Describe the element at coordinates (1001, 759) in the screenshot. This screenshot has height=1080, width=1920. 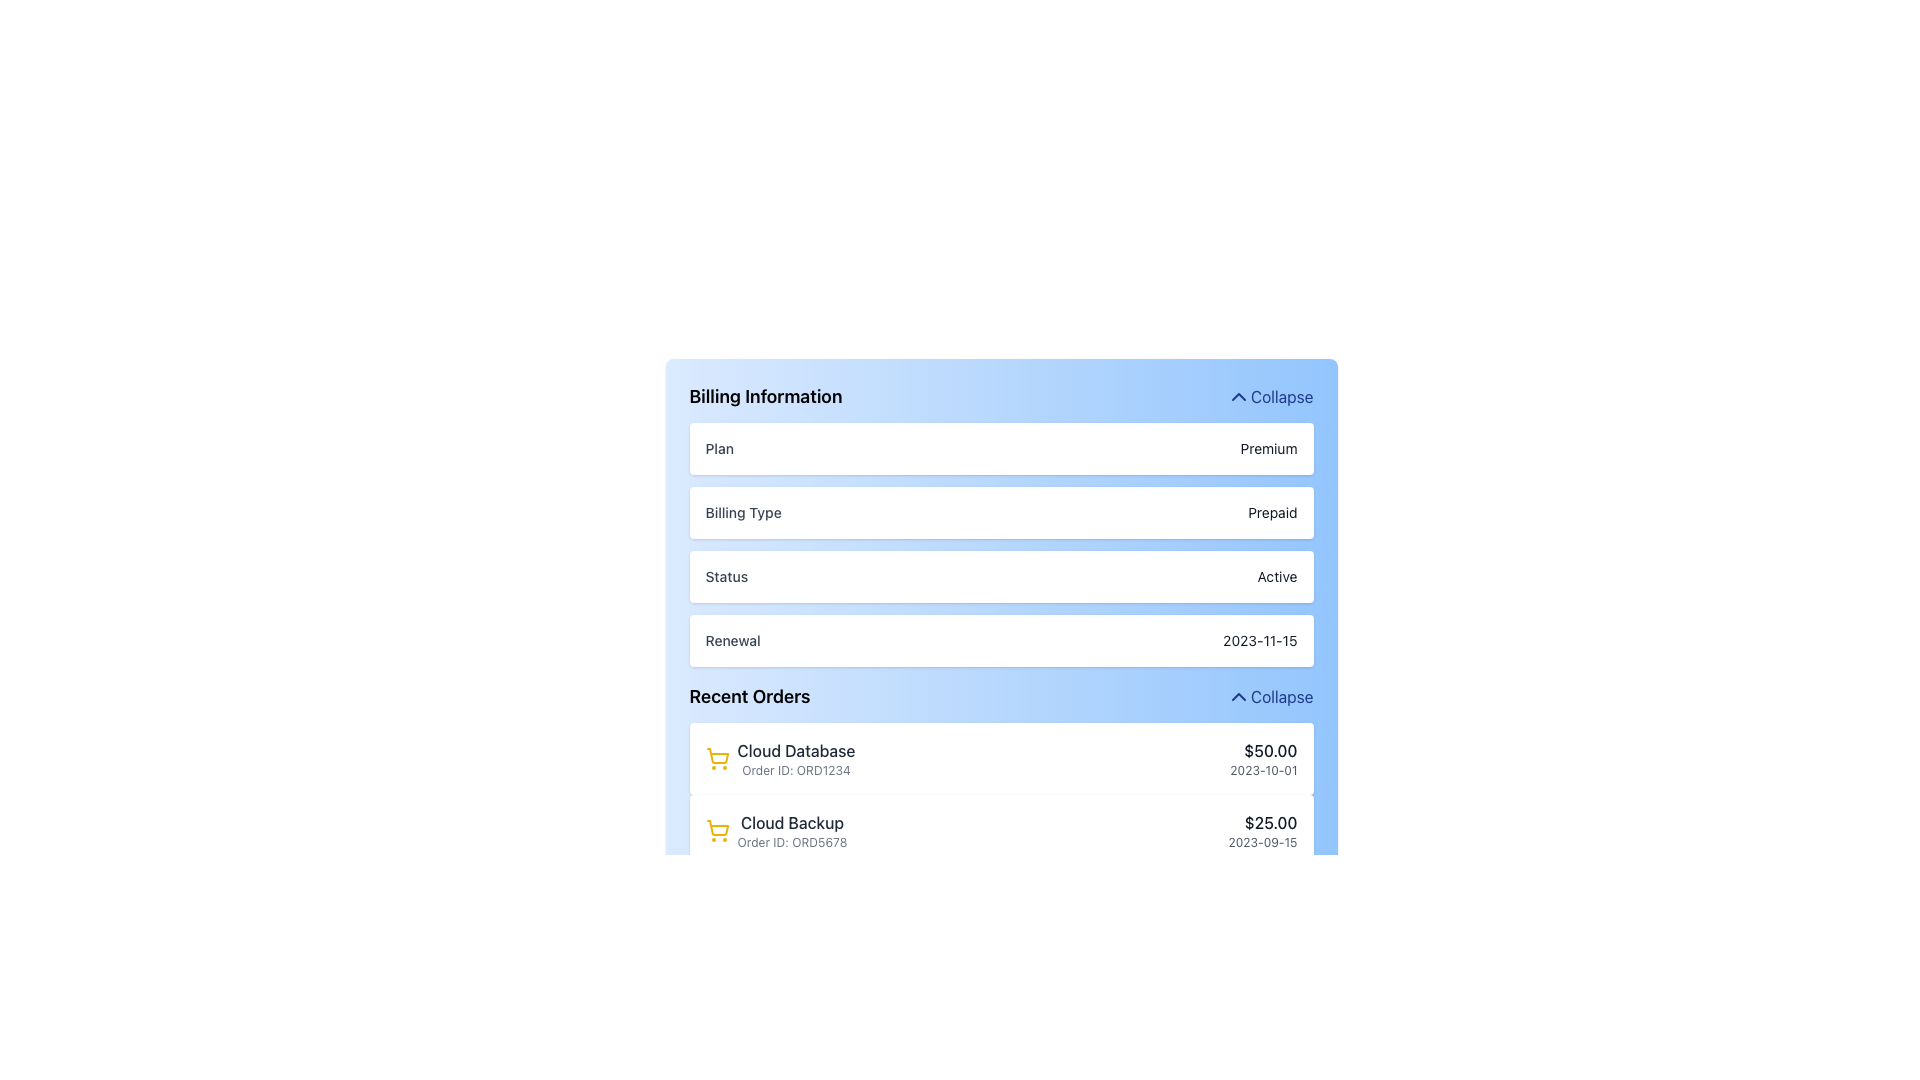
I see `the Information display panel that shows details about a recent cloud database order, including the title 'Cloud Database', order ID 'Order ID: ORD1234', price '$50.00', and date '2023-10-01'` at that location.